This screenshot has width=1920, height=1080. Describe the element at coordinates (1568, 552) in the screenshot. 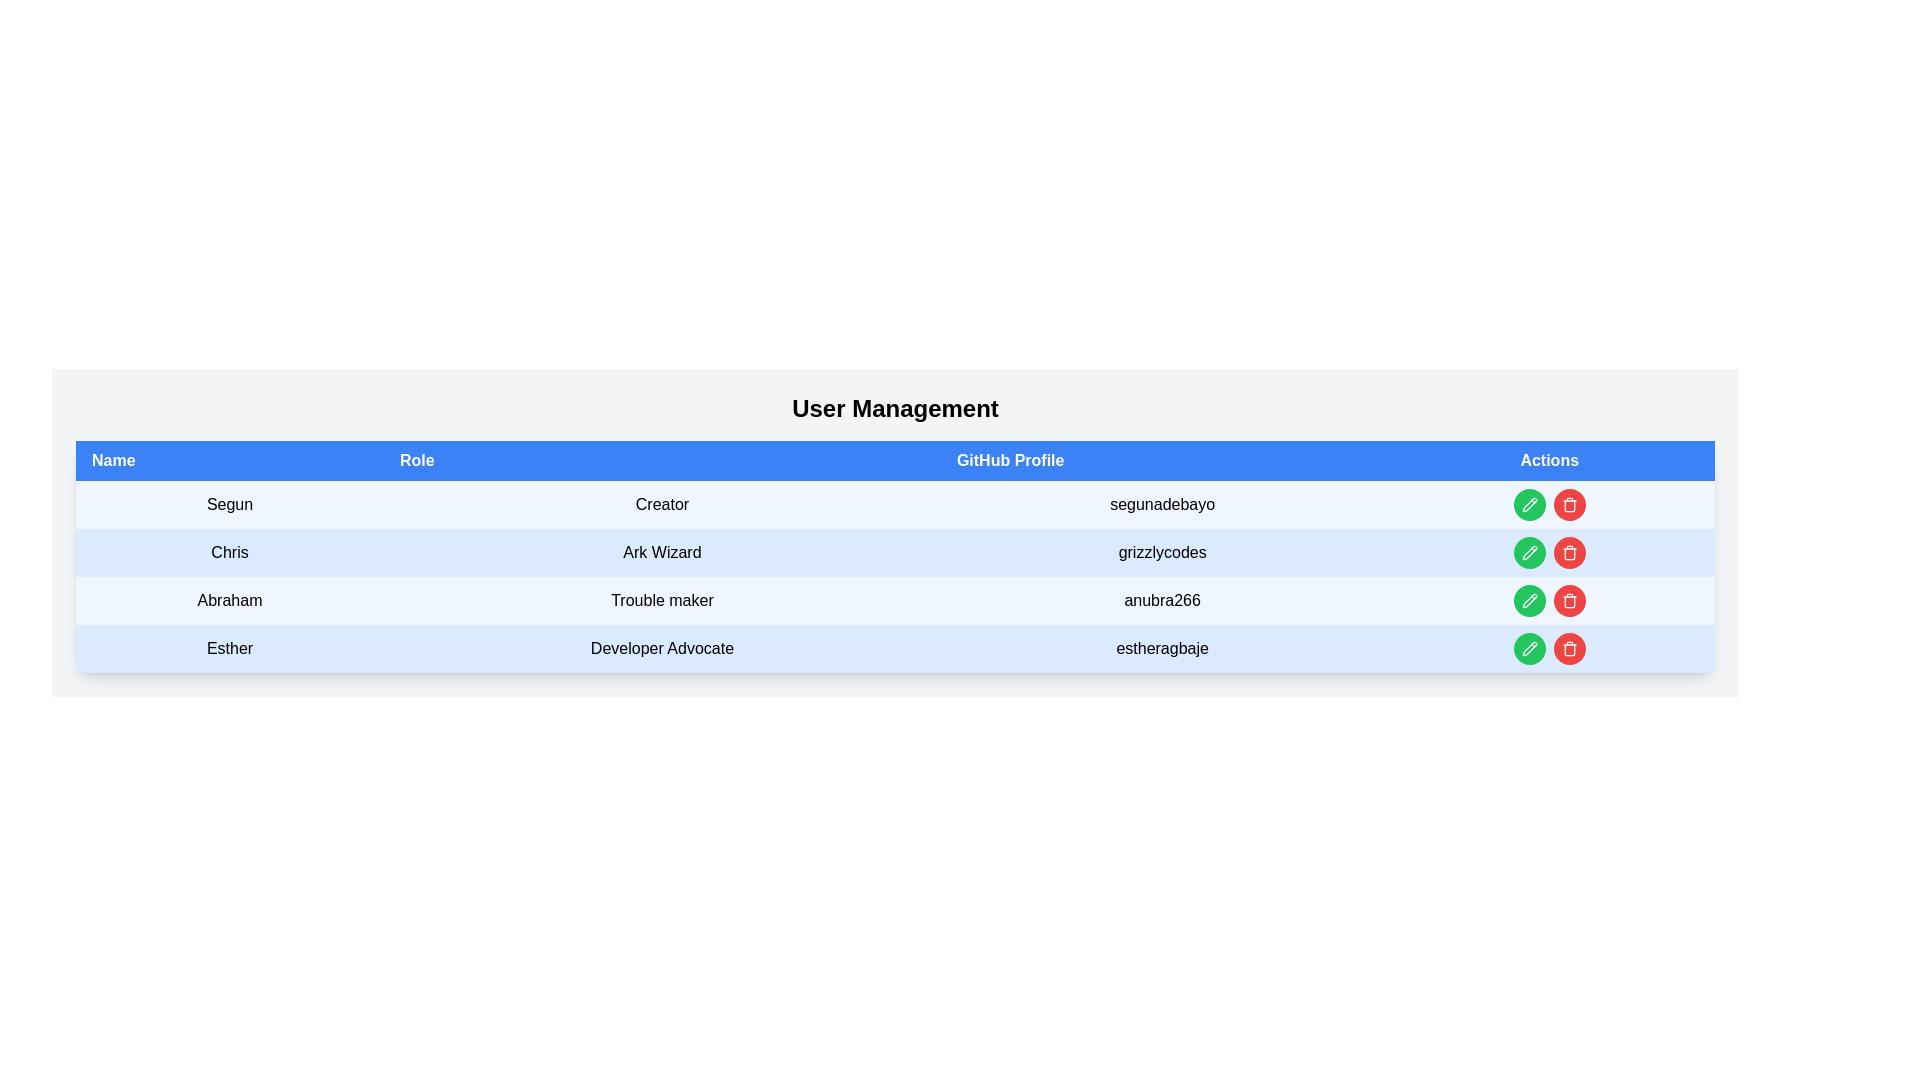

I see `the circular red button with a white trashcan icon, located in the 'Actions' column of the second row for user 'Chris'` at that location.